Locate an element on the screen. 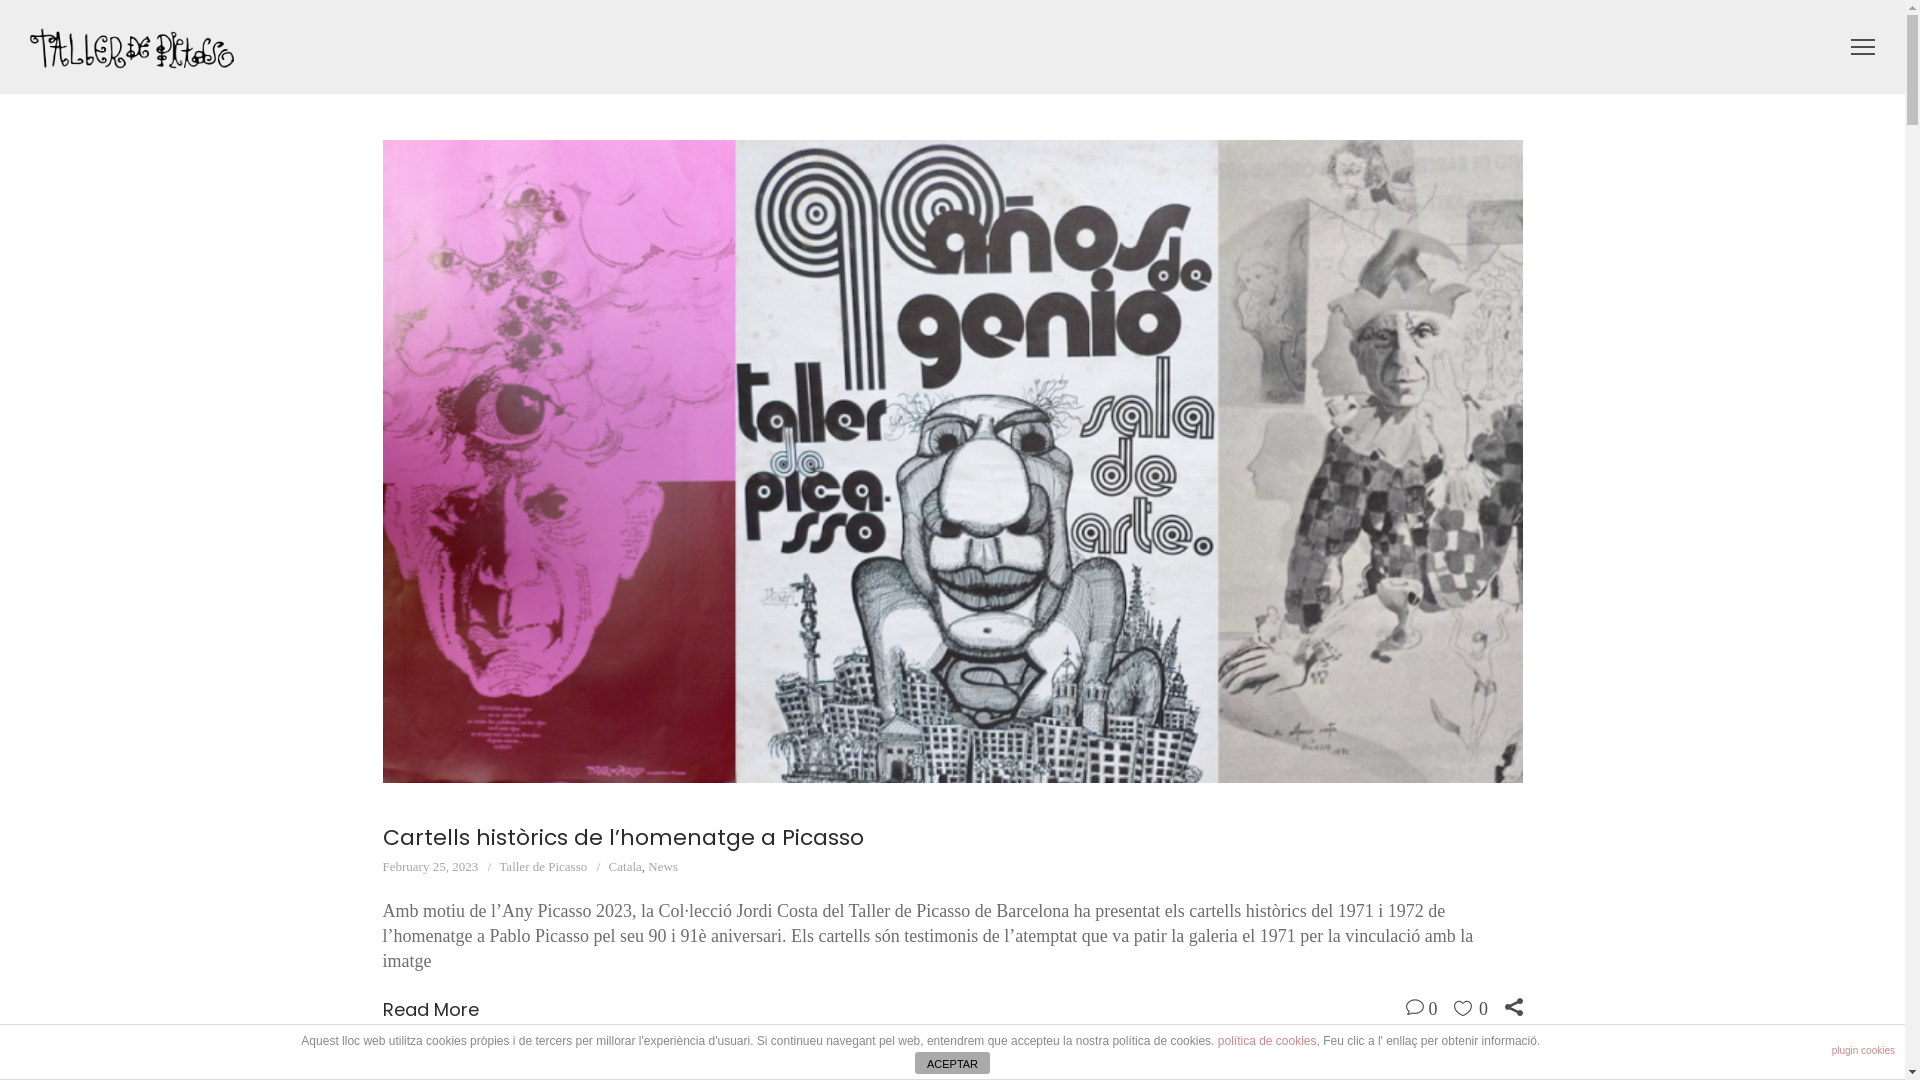  'ACEPTAR' is located at coordinates (951, 1062).